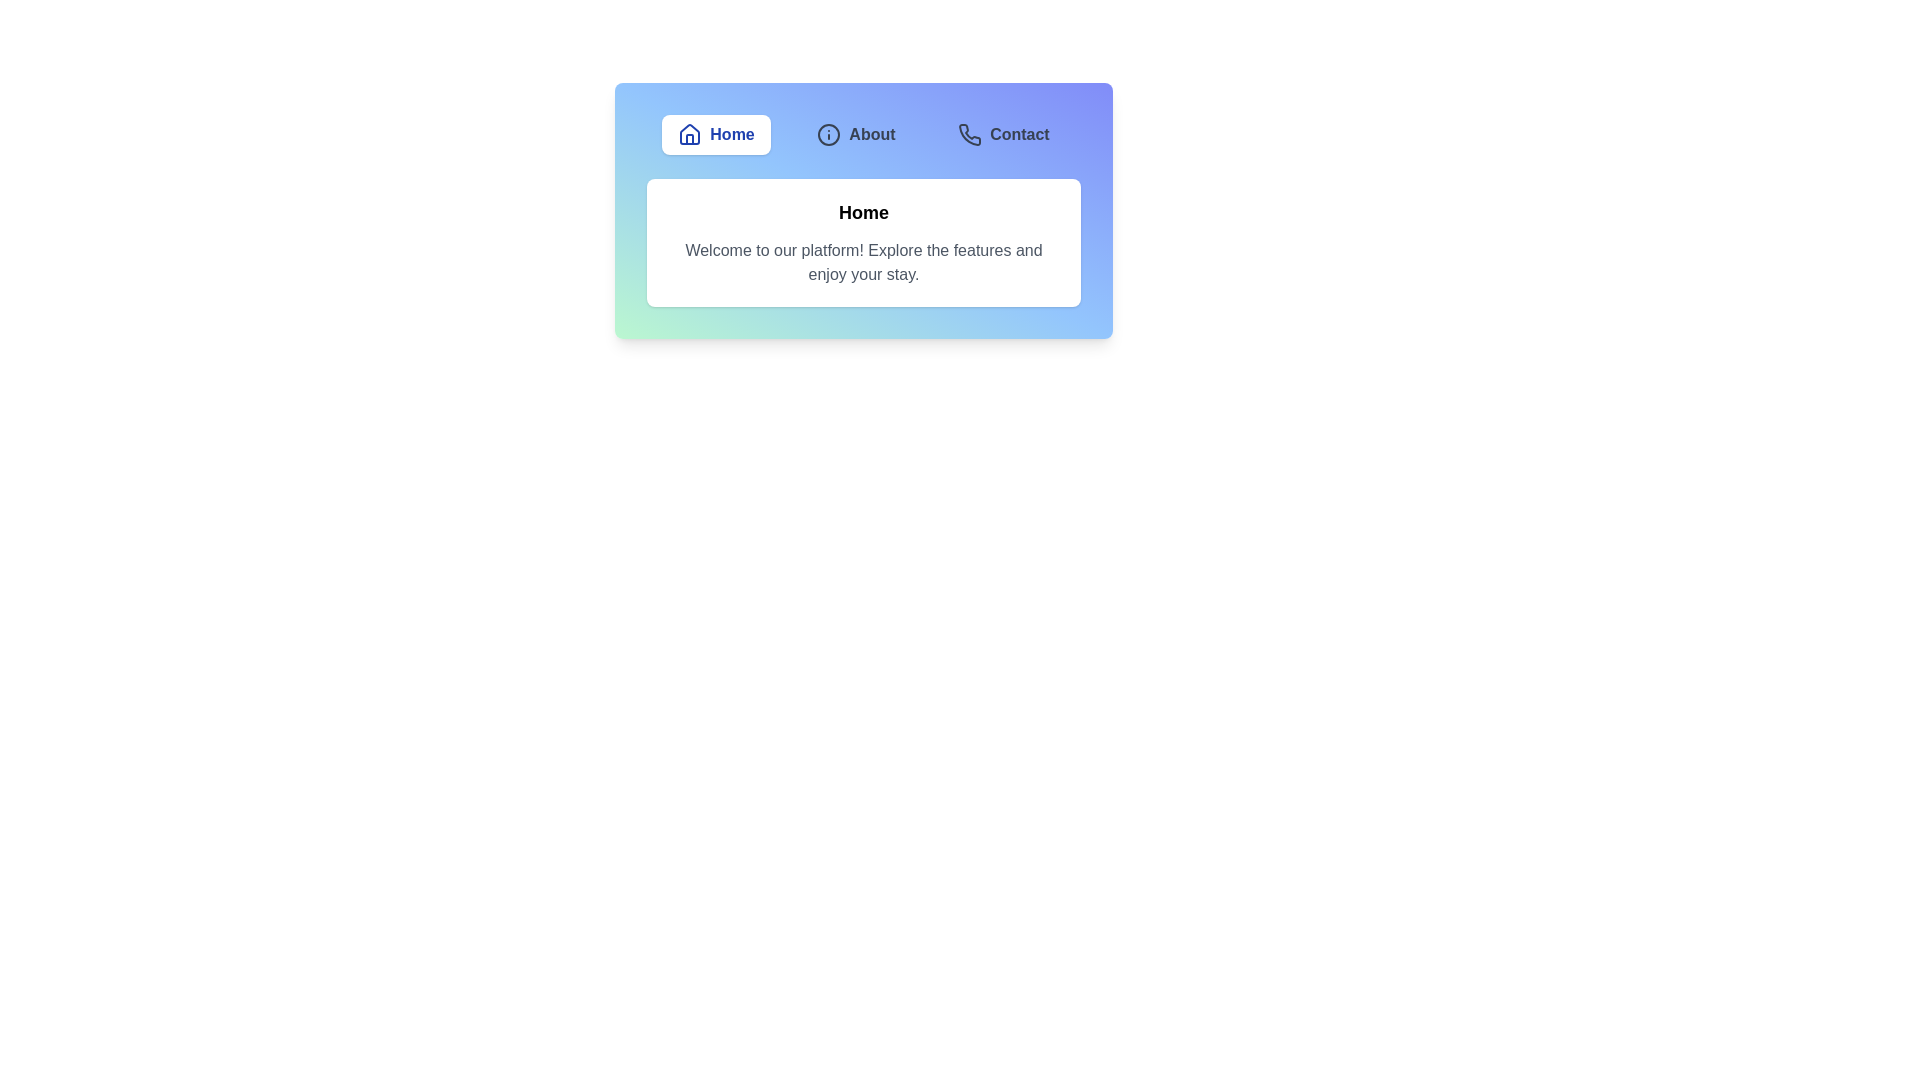 This screenshot has width=1920, height=1080. I want to click on the Contact tab to navigate to it, so click(1003, 135).